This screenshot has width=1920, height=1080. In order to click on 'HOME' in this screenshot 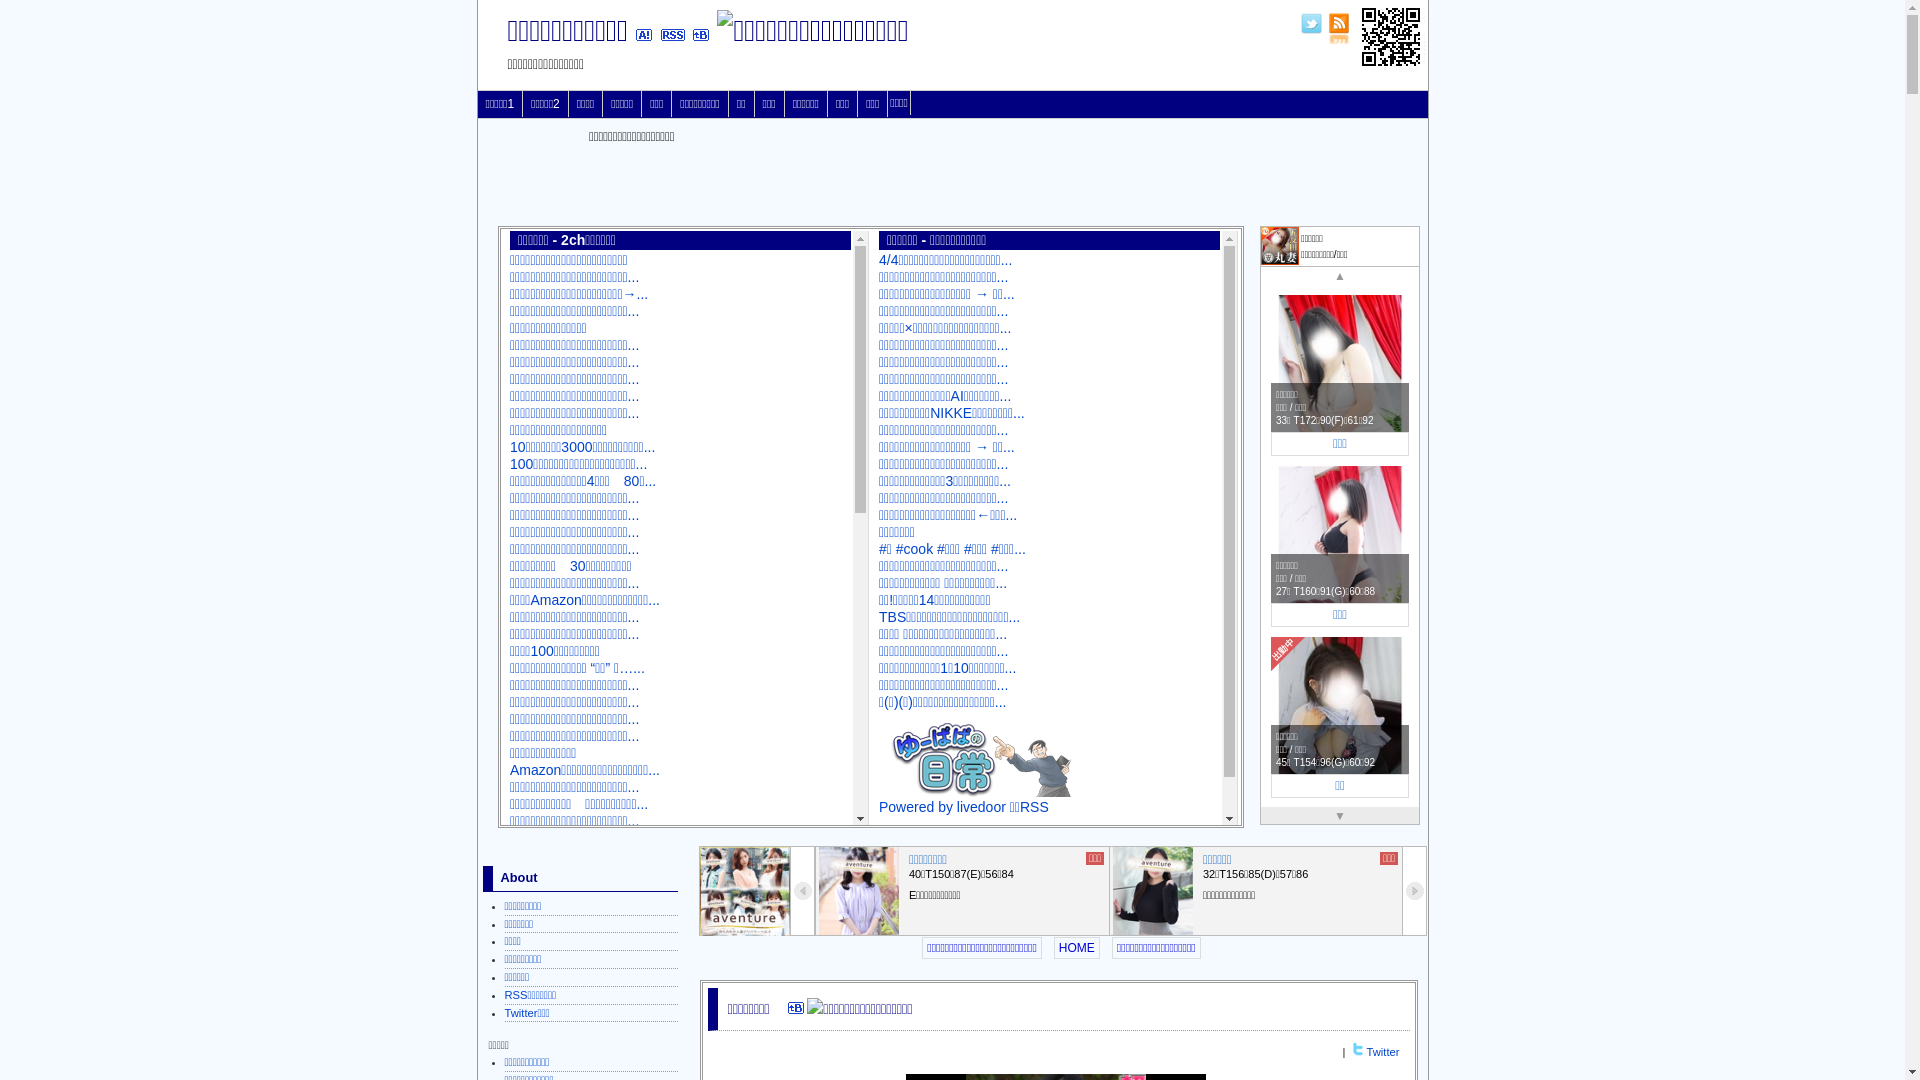, I will do `click(1075, 947)`.